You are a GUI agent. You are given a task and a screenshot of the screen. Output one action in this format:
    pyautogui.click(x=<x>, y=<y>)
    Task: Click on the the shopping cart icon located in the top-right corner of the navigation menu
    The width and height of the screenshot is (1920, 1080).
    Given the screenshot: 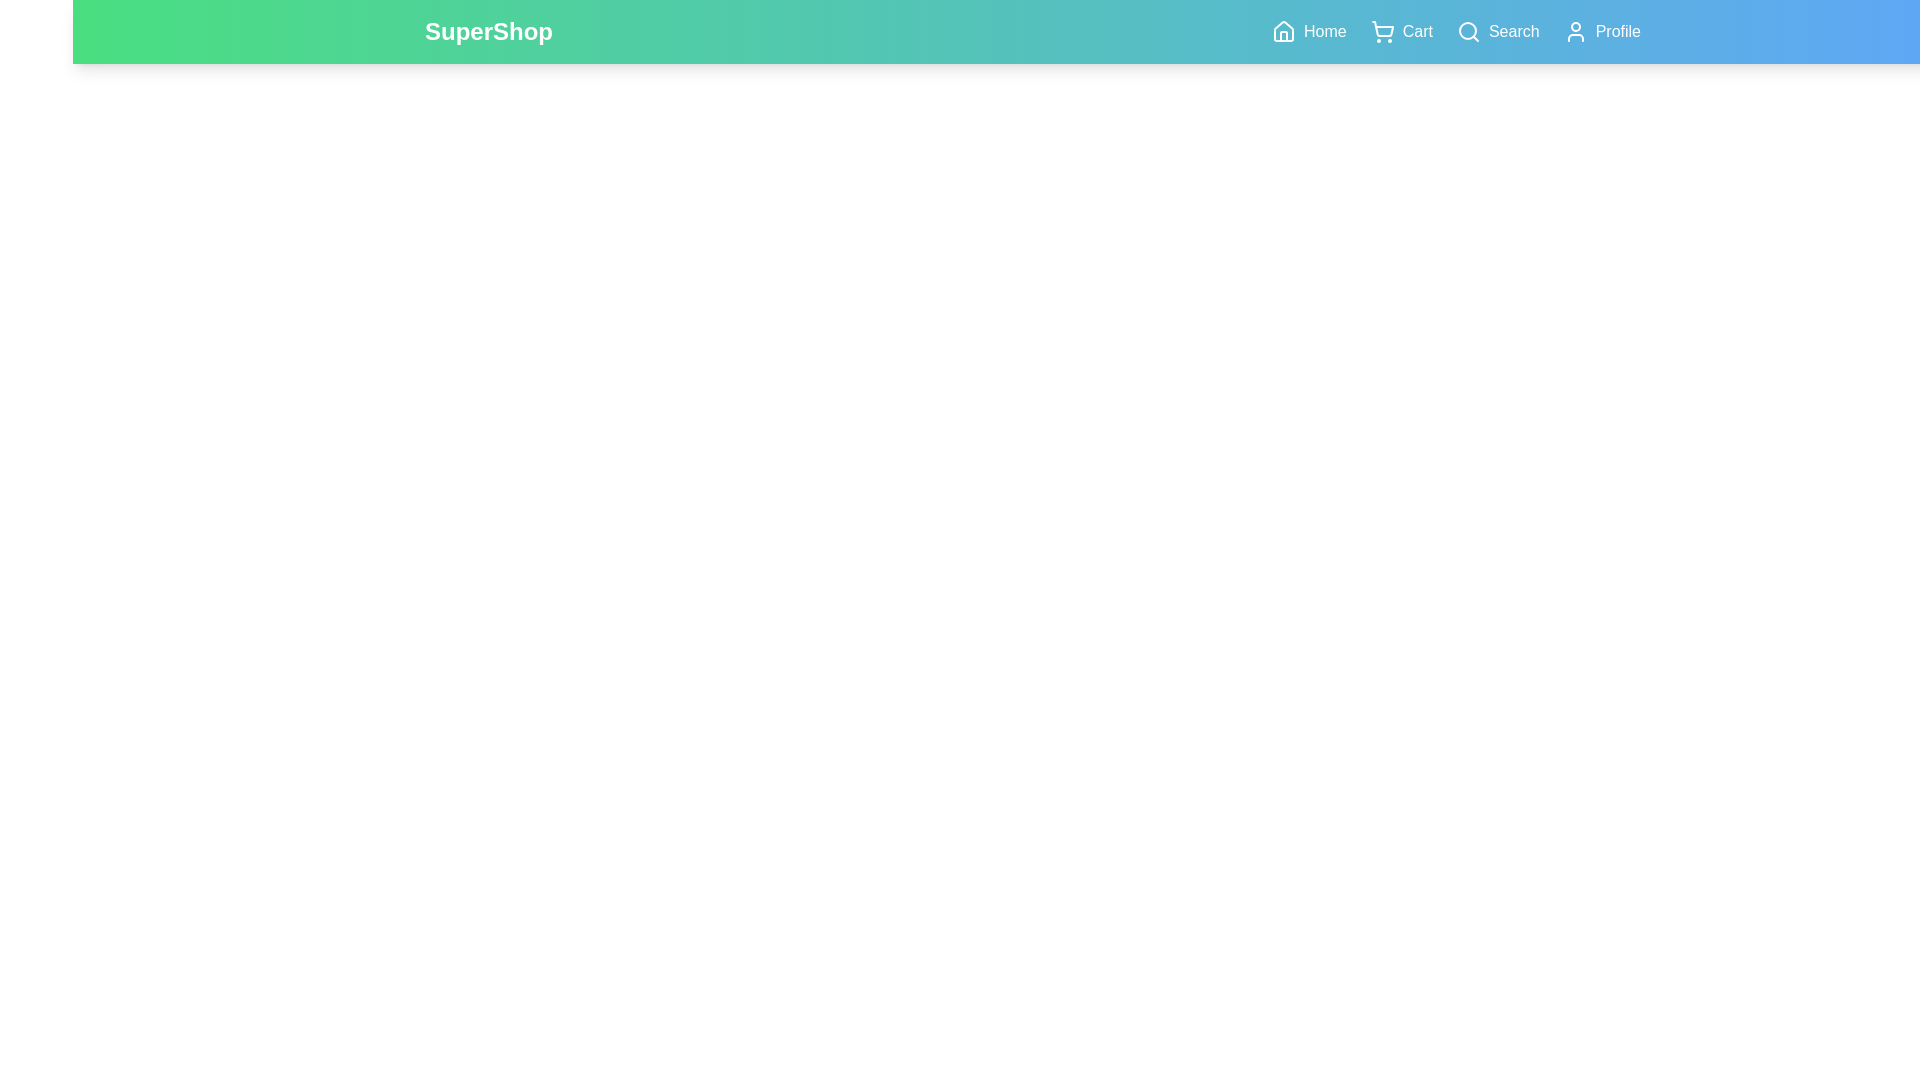 What is the action you would take?
    pyautogui.click(x=1381, y=31)
    